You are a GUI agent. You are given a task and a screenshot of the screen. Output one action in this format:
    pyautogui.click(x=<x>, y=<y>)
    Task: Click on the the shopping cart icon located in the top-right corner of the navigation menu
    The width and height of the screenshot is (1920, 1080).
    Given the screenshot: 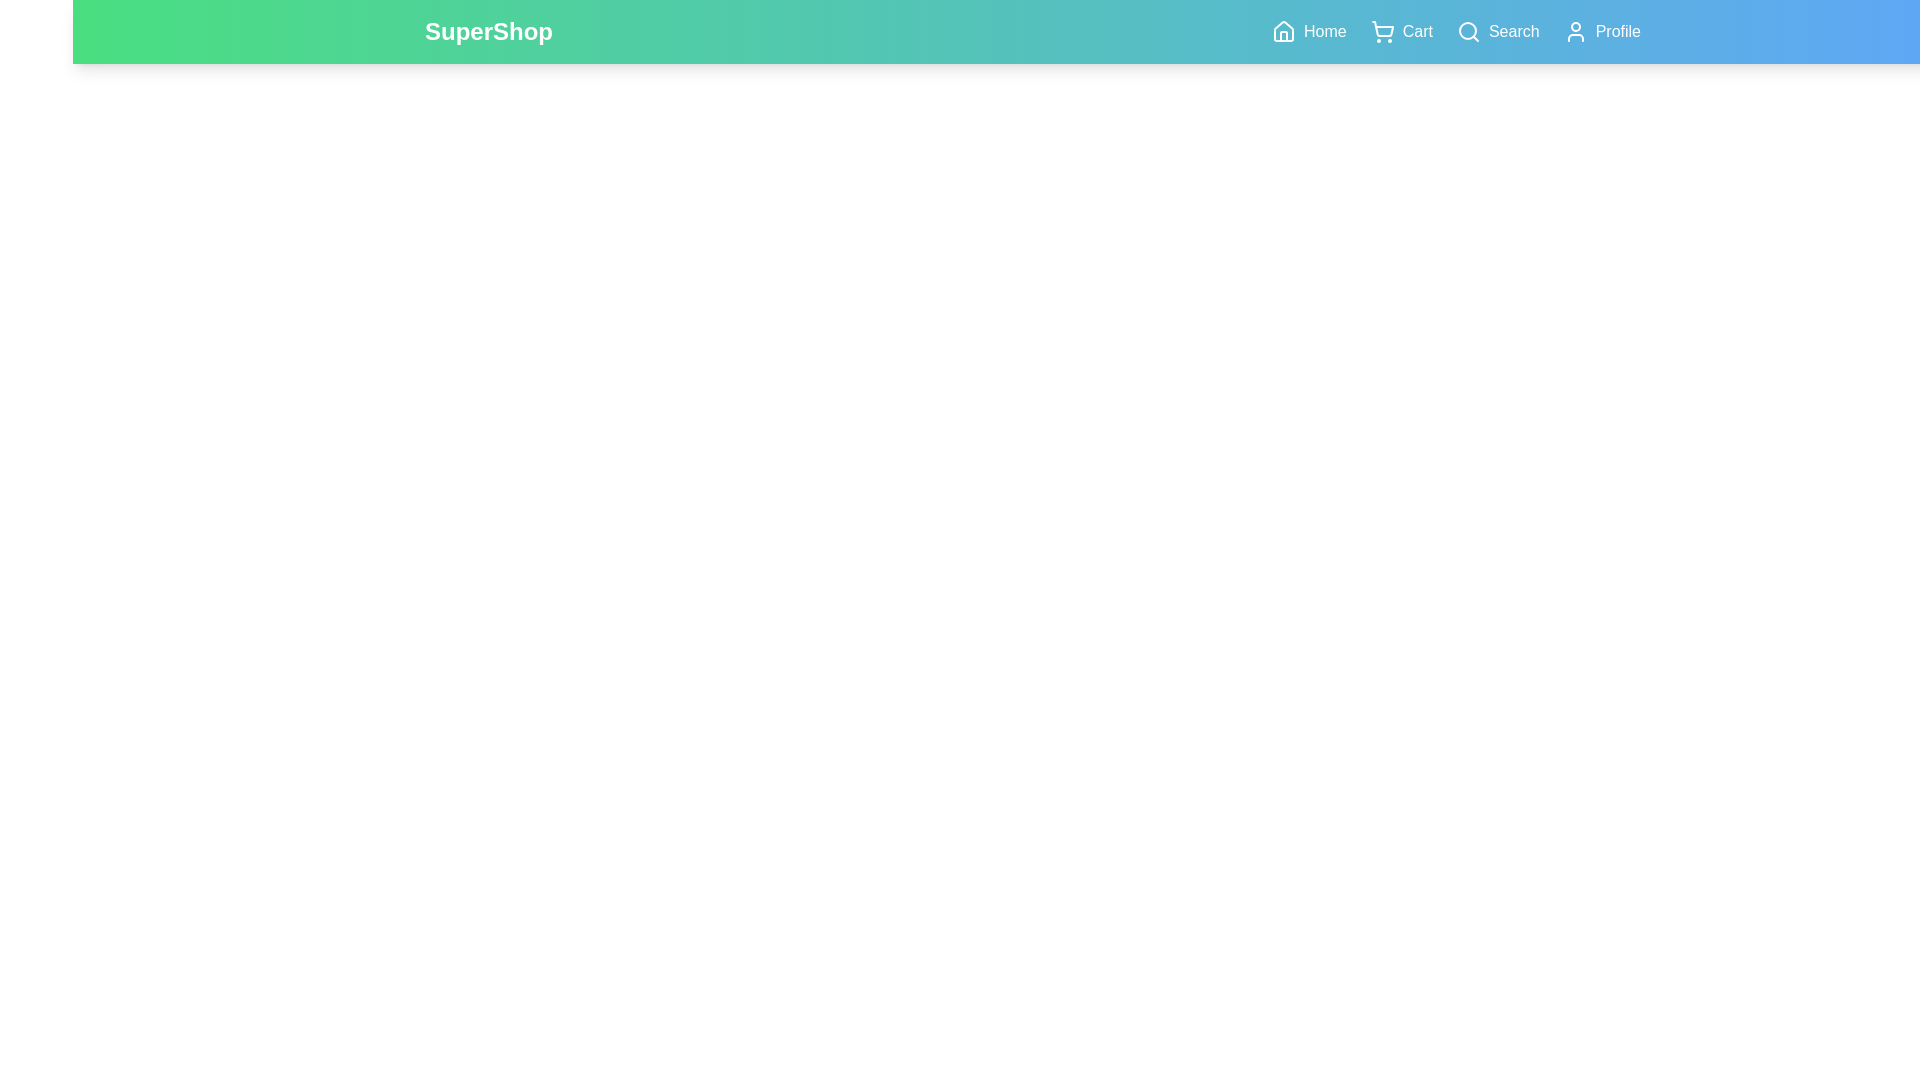 What is the action you would take?
    pyautogui.click(x=1381, y=31)
    